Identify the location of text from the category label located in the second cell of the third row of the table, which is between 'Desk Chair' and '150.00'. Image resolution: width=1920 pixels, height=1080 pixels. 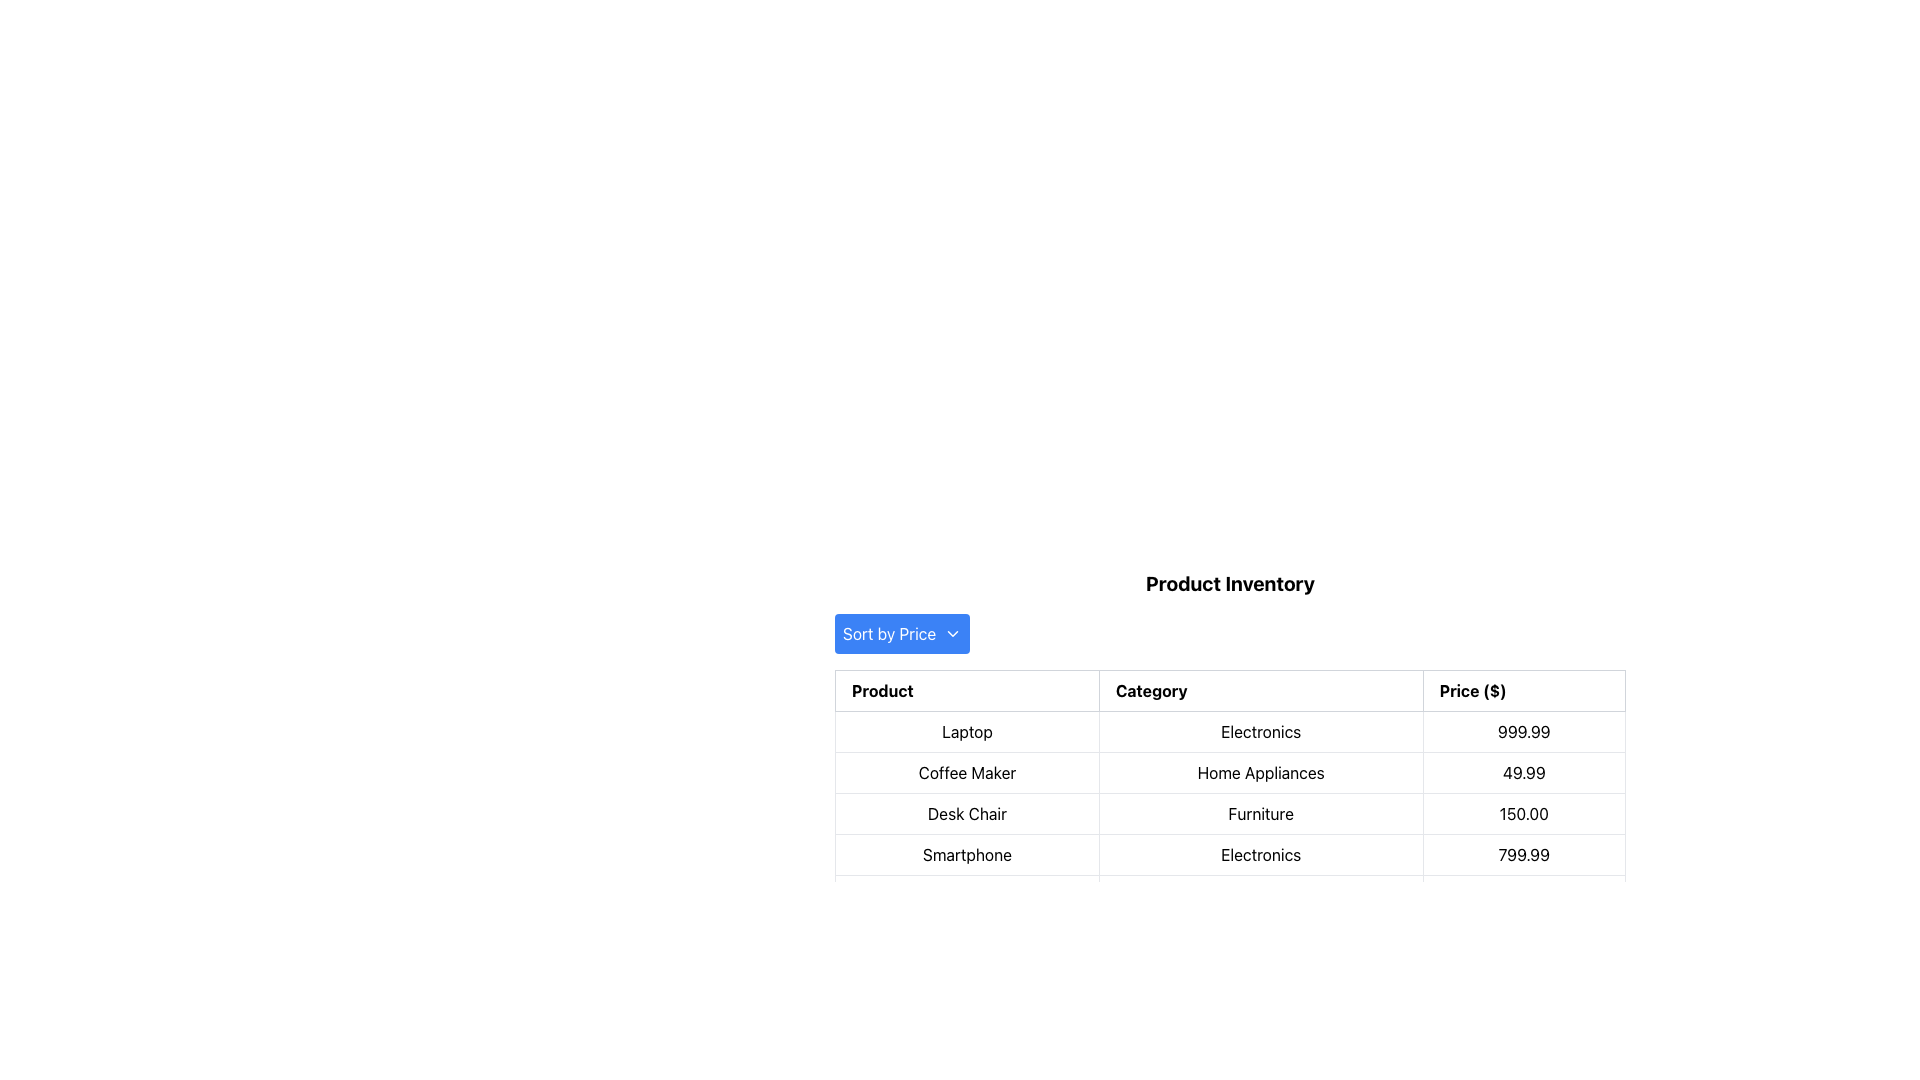
(1260, 813).